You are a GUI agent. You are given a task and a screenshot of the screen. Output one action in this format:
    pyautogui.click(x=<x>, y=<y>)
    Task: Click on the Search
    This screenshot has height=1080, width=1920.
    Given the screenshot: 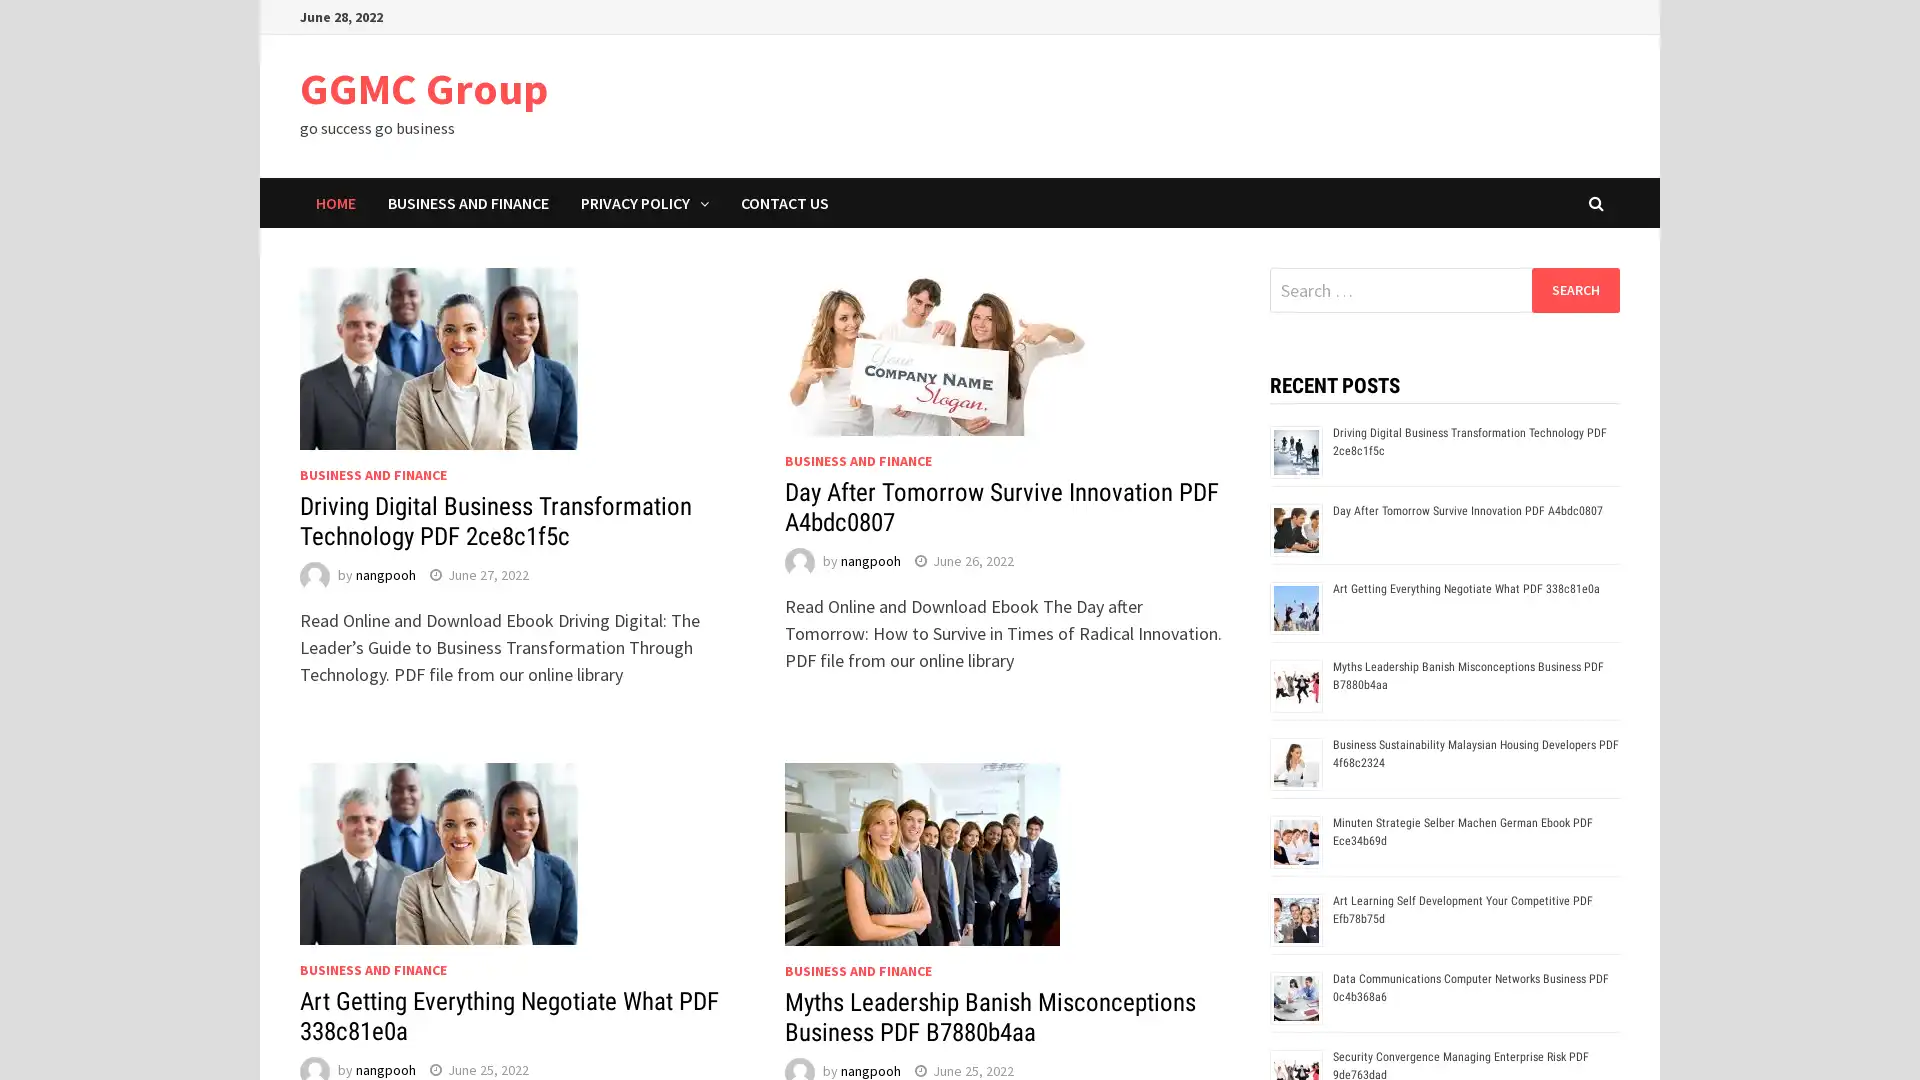 What is the action you would take?
    pyautogui.click(x=1574, y=289)
    